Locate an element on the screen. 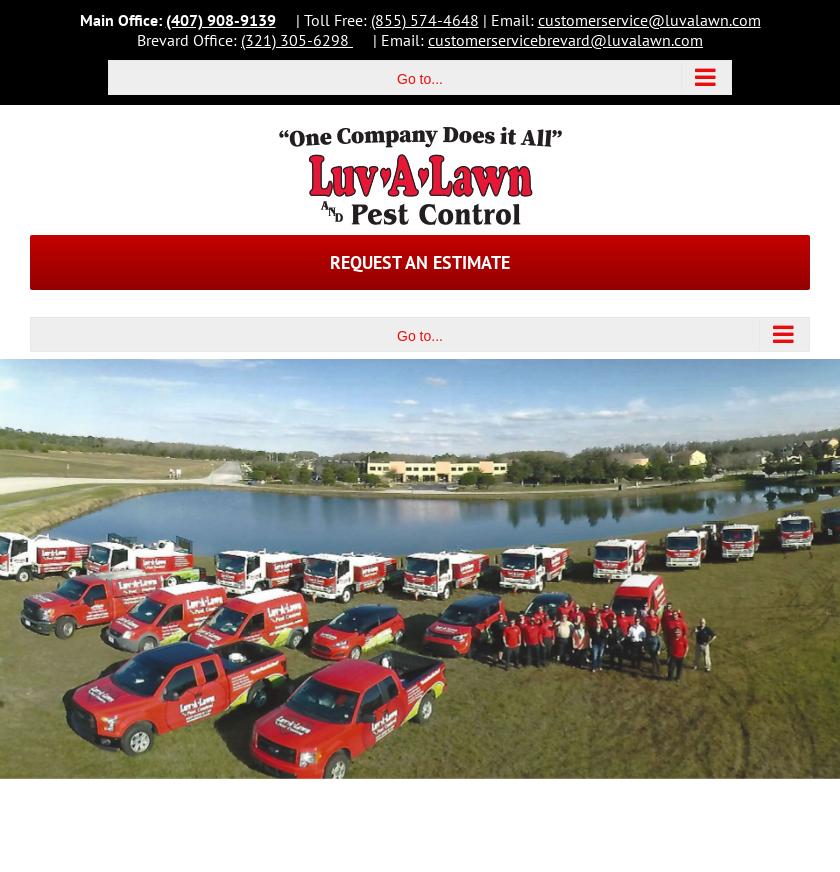 The image size is (840, 872). '(407) 908-9139' is located at coordinates (219, 18).